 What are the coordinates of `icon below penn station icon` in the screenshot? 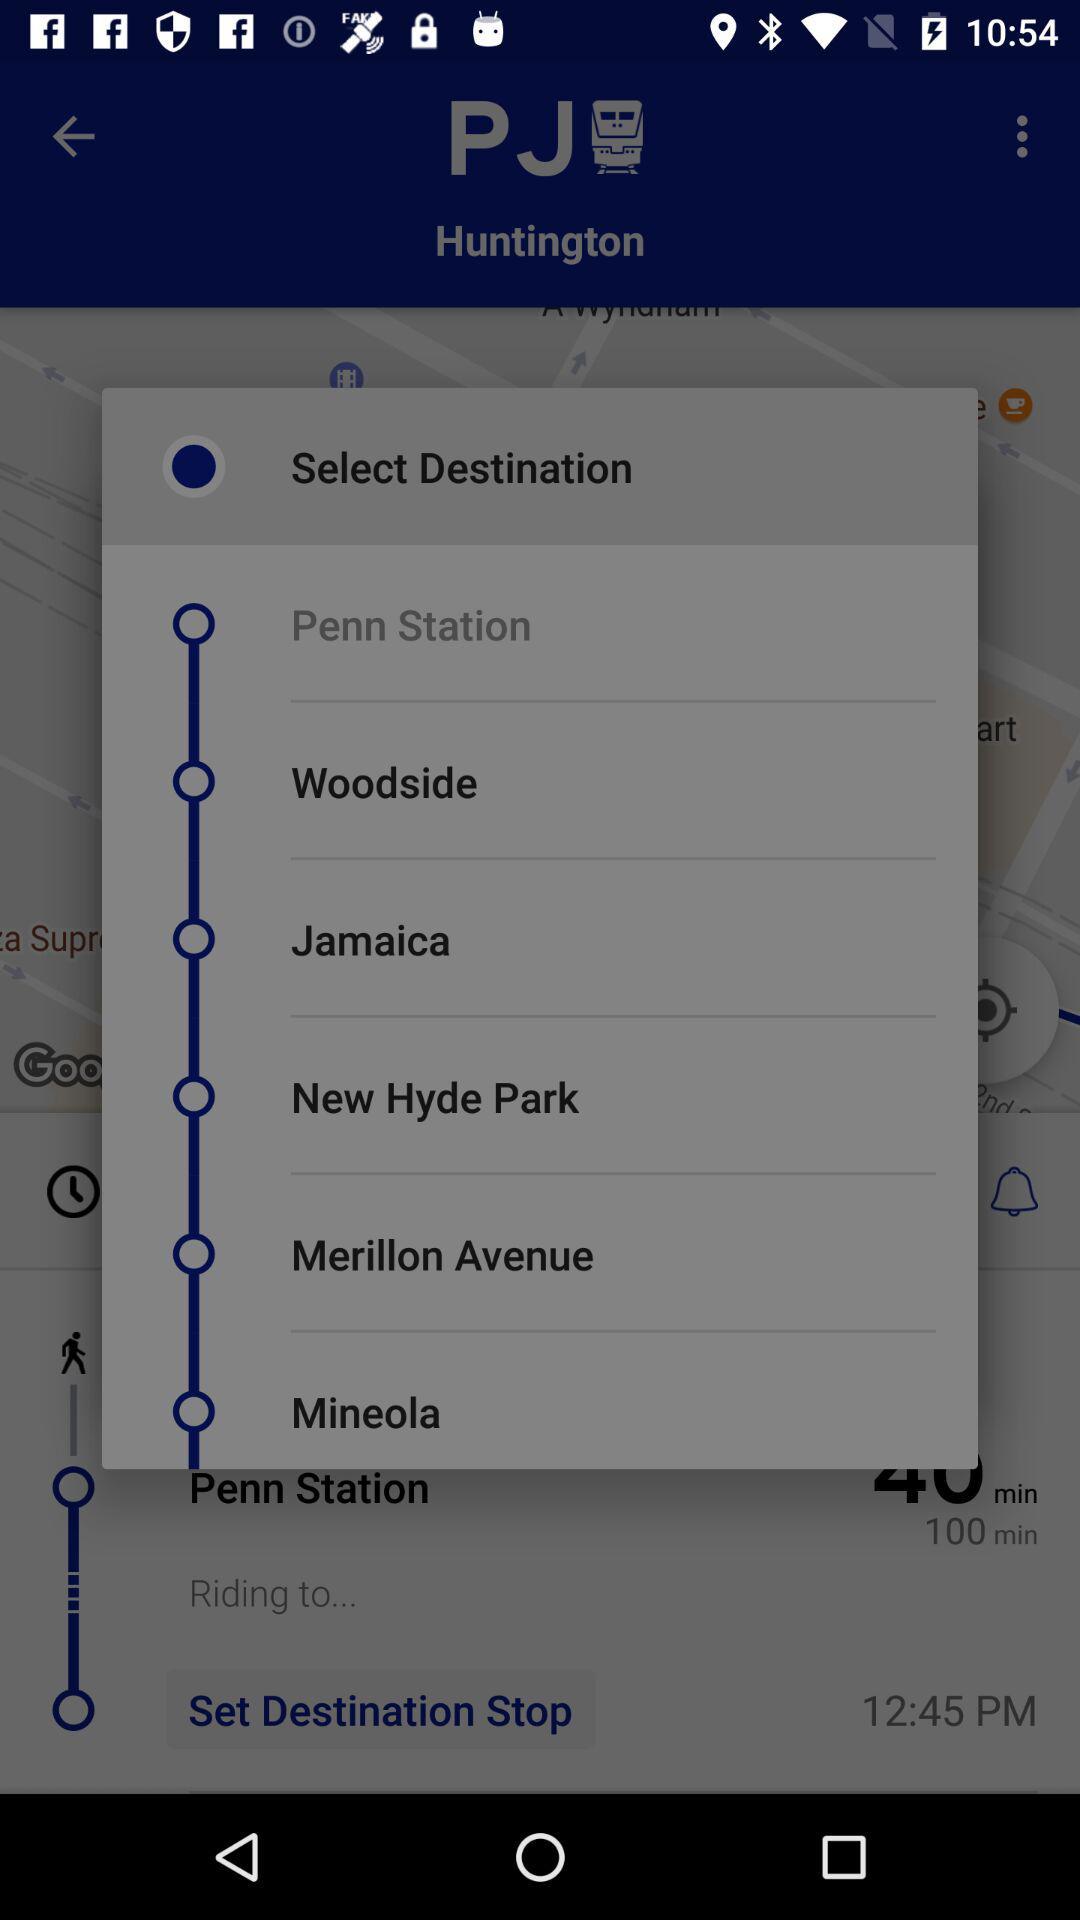 It's located at (612, 701).